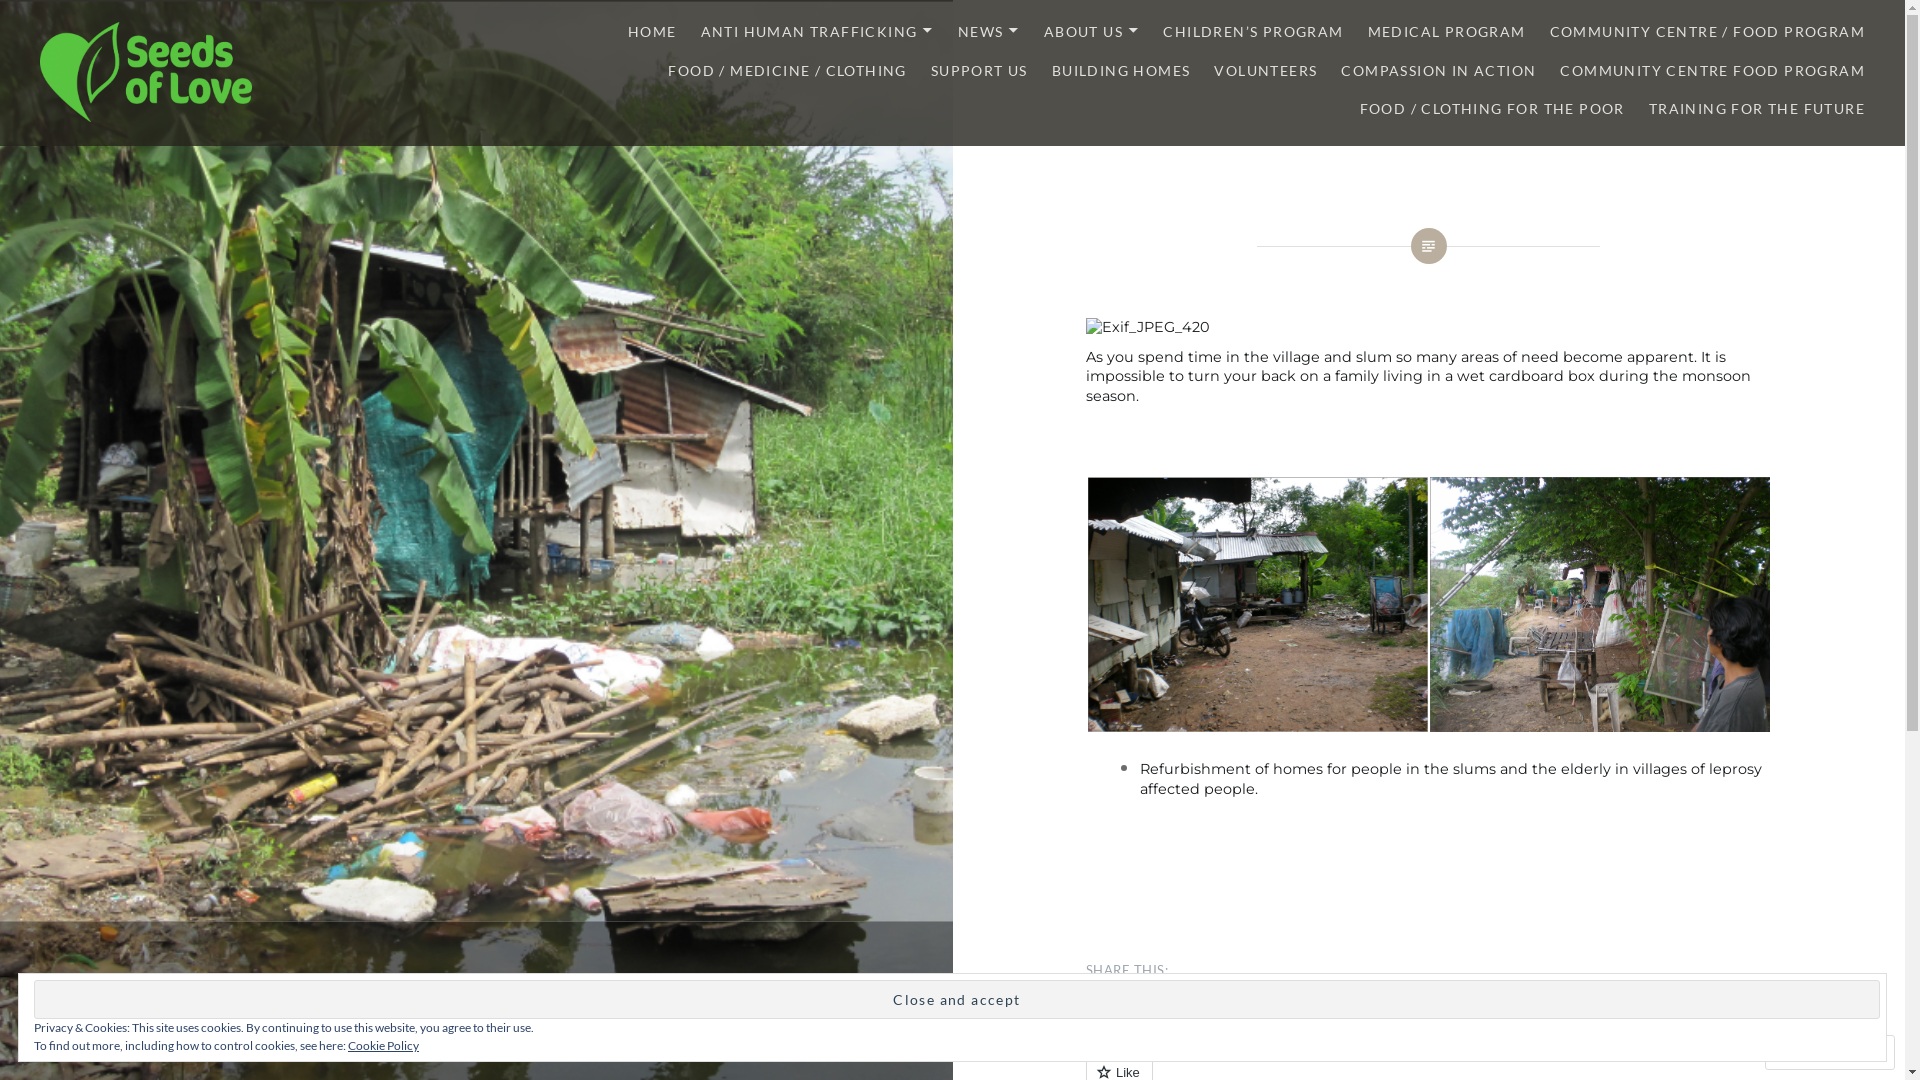 This screenshot has height=1080, width=1920. What do you see at coordinates (1359, 109) in the screenshot?
I see `'FOOD / CLOTHING FOR THE POOR'` at bounding box center [1359, 109].